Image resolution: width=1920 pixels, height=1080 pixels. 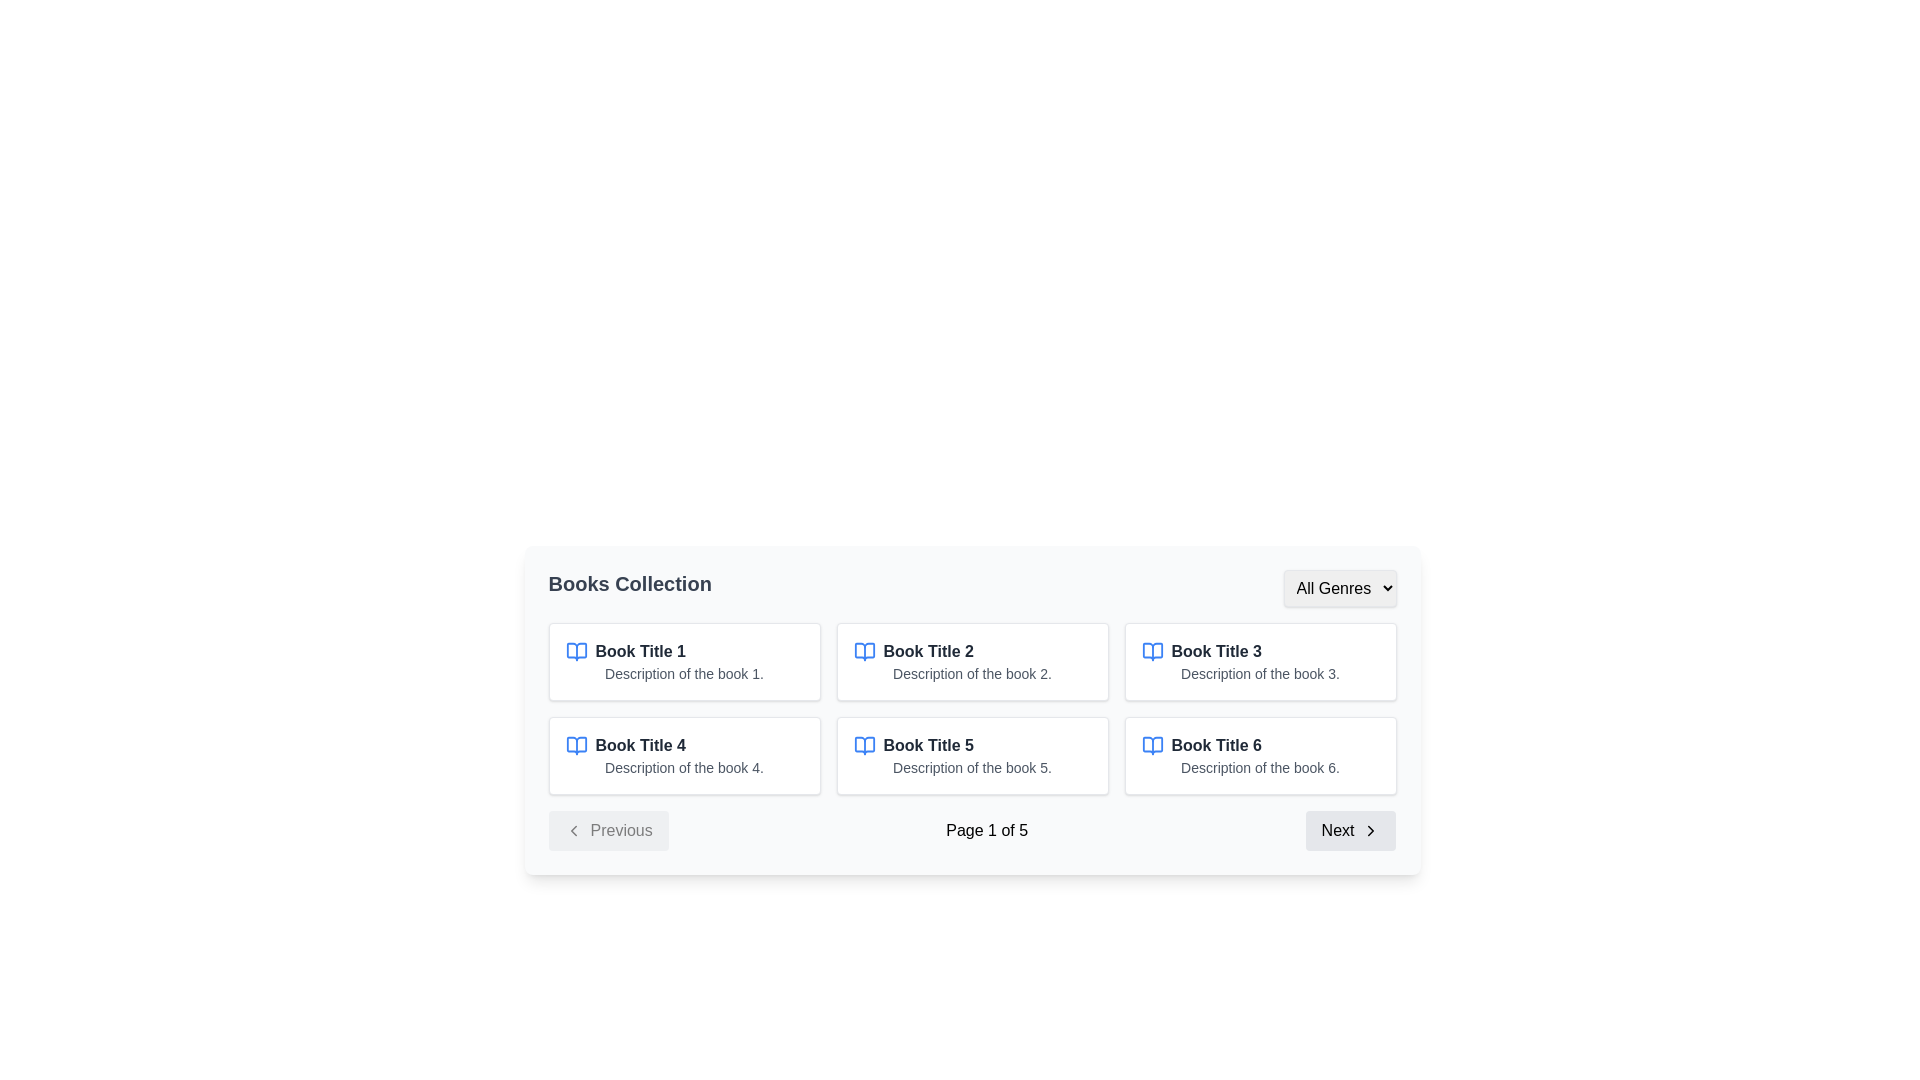 I want to click on the second card in the grid layout that displays the title and description of a book, positioned between 'Book Title 1' and 'Book Title 3', so click(x=972, y=662).